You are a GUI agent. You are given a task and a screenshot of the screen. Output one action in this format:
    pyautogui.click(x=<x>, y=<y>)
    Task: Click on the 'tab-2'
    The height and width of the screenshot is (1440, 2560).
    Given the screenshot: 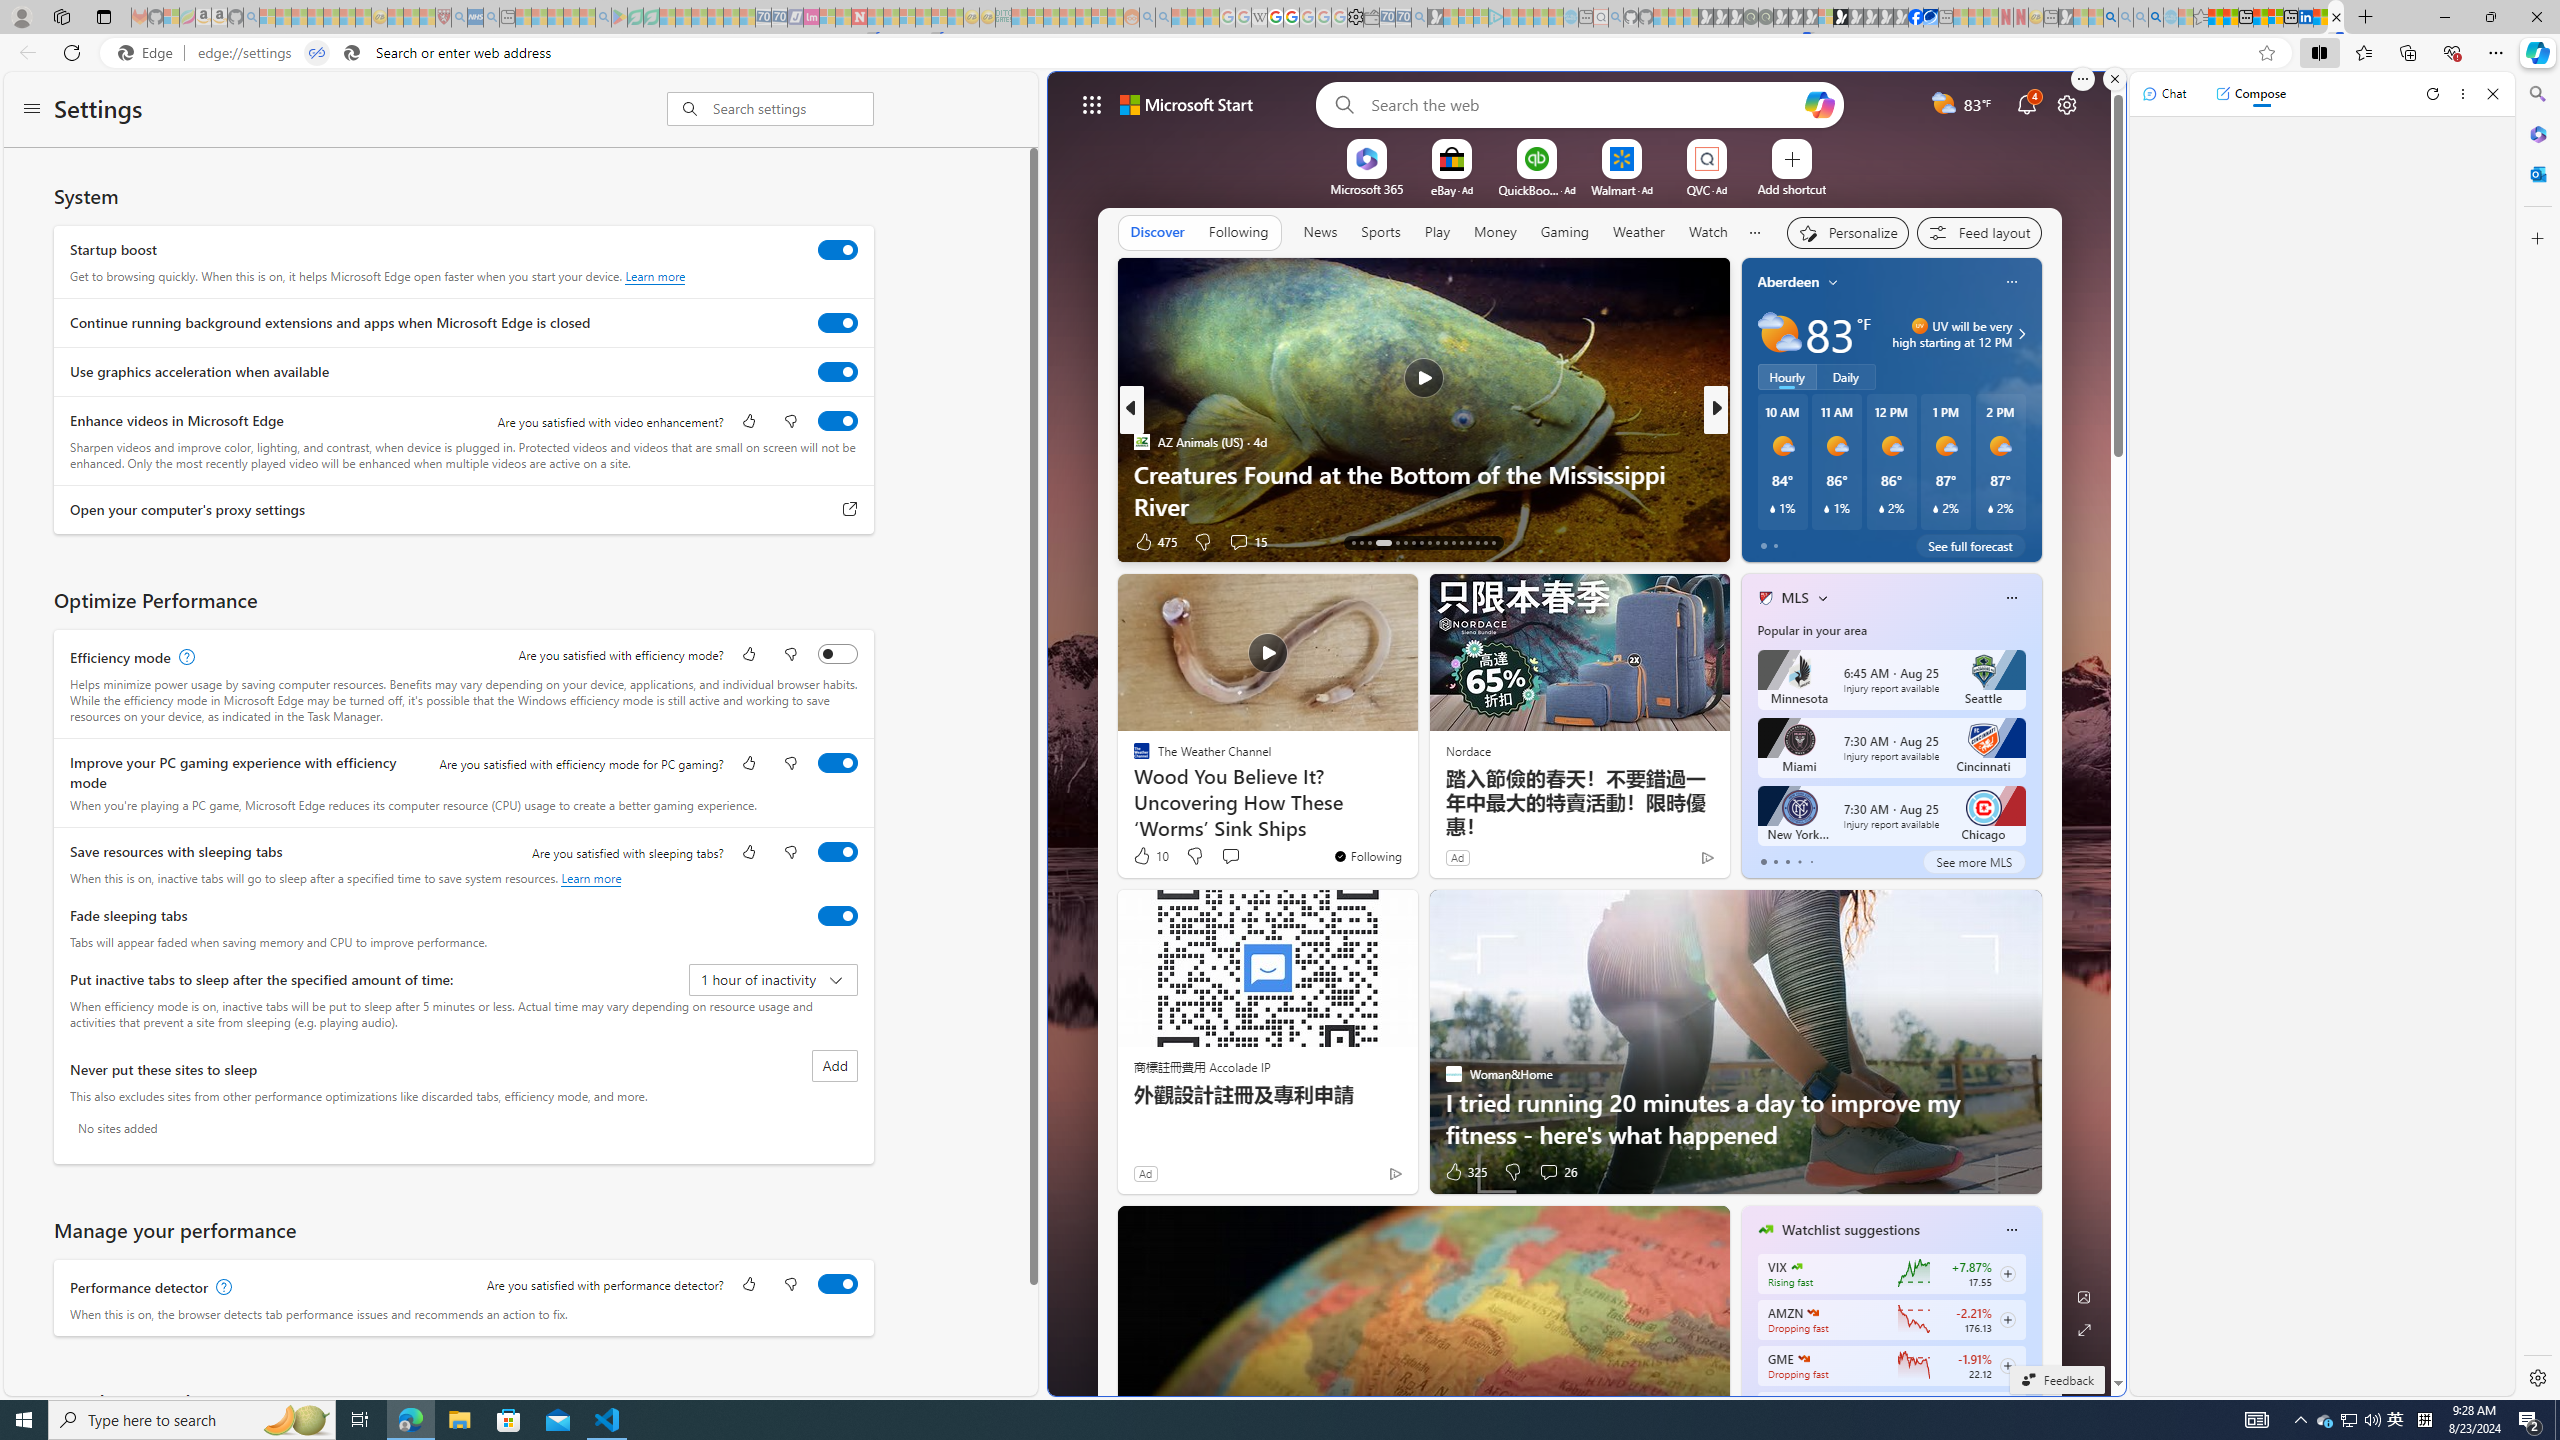 What is the action you would take?
    pyautogui.click(x=1787, y=861)
    